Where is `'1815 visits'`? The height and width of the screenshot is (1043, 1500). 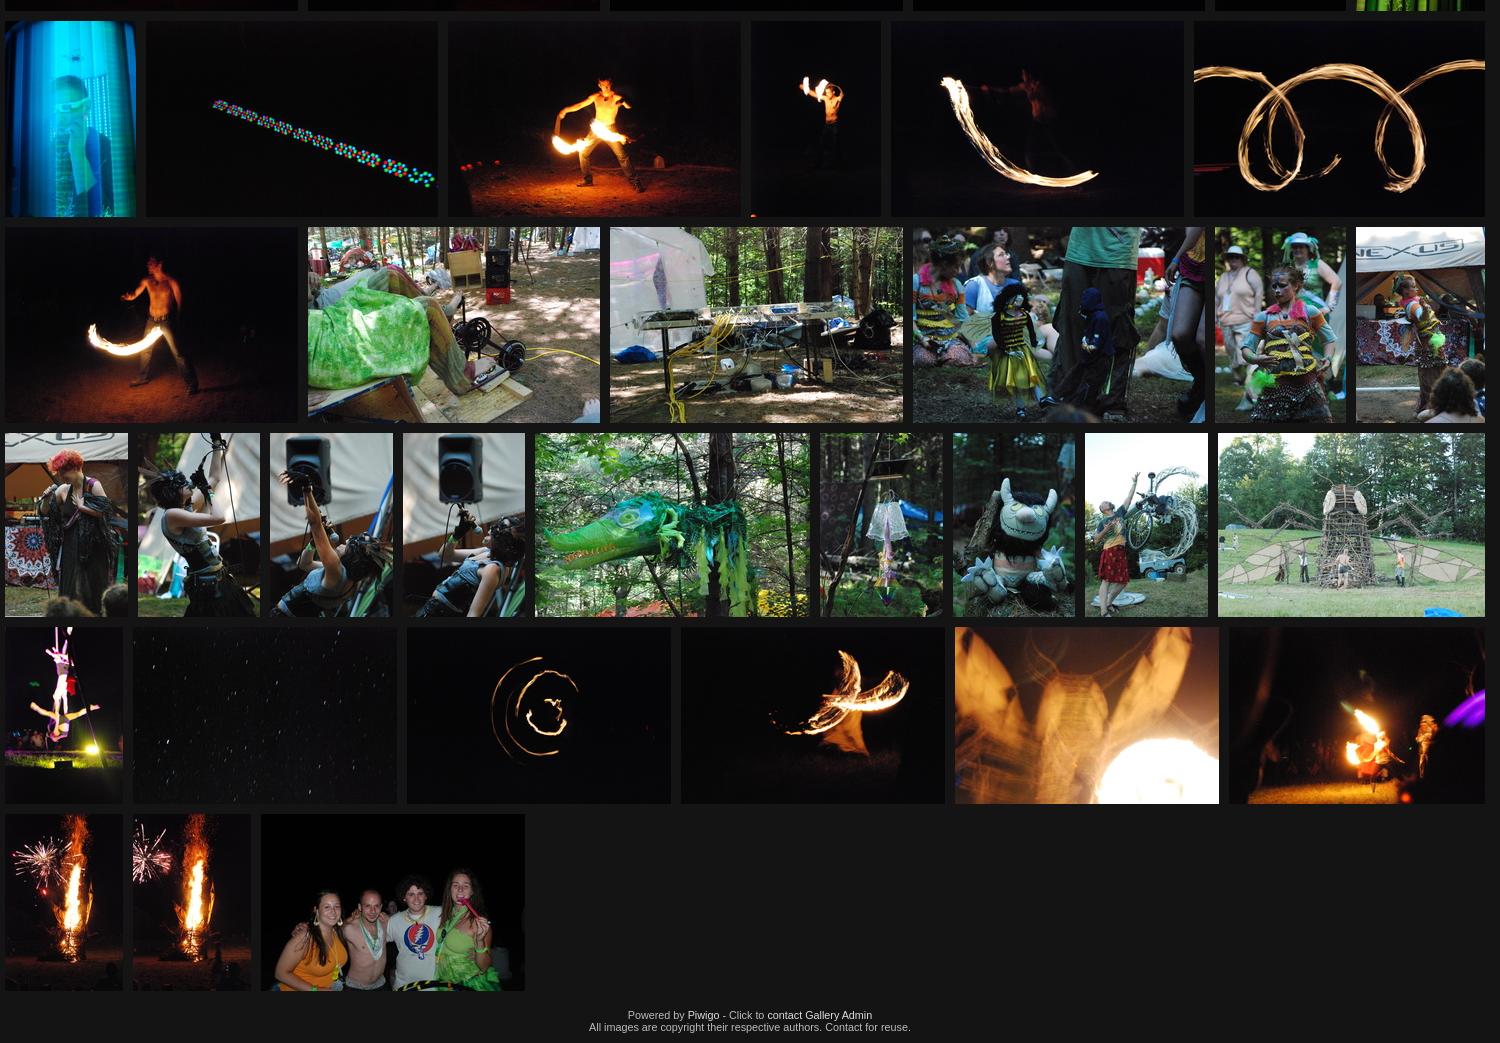
'1815 visits' is located at coordinates (1062, 451).